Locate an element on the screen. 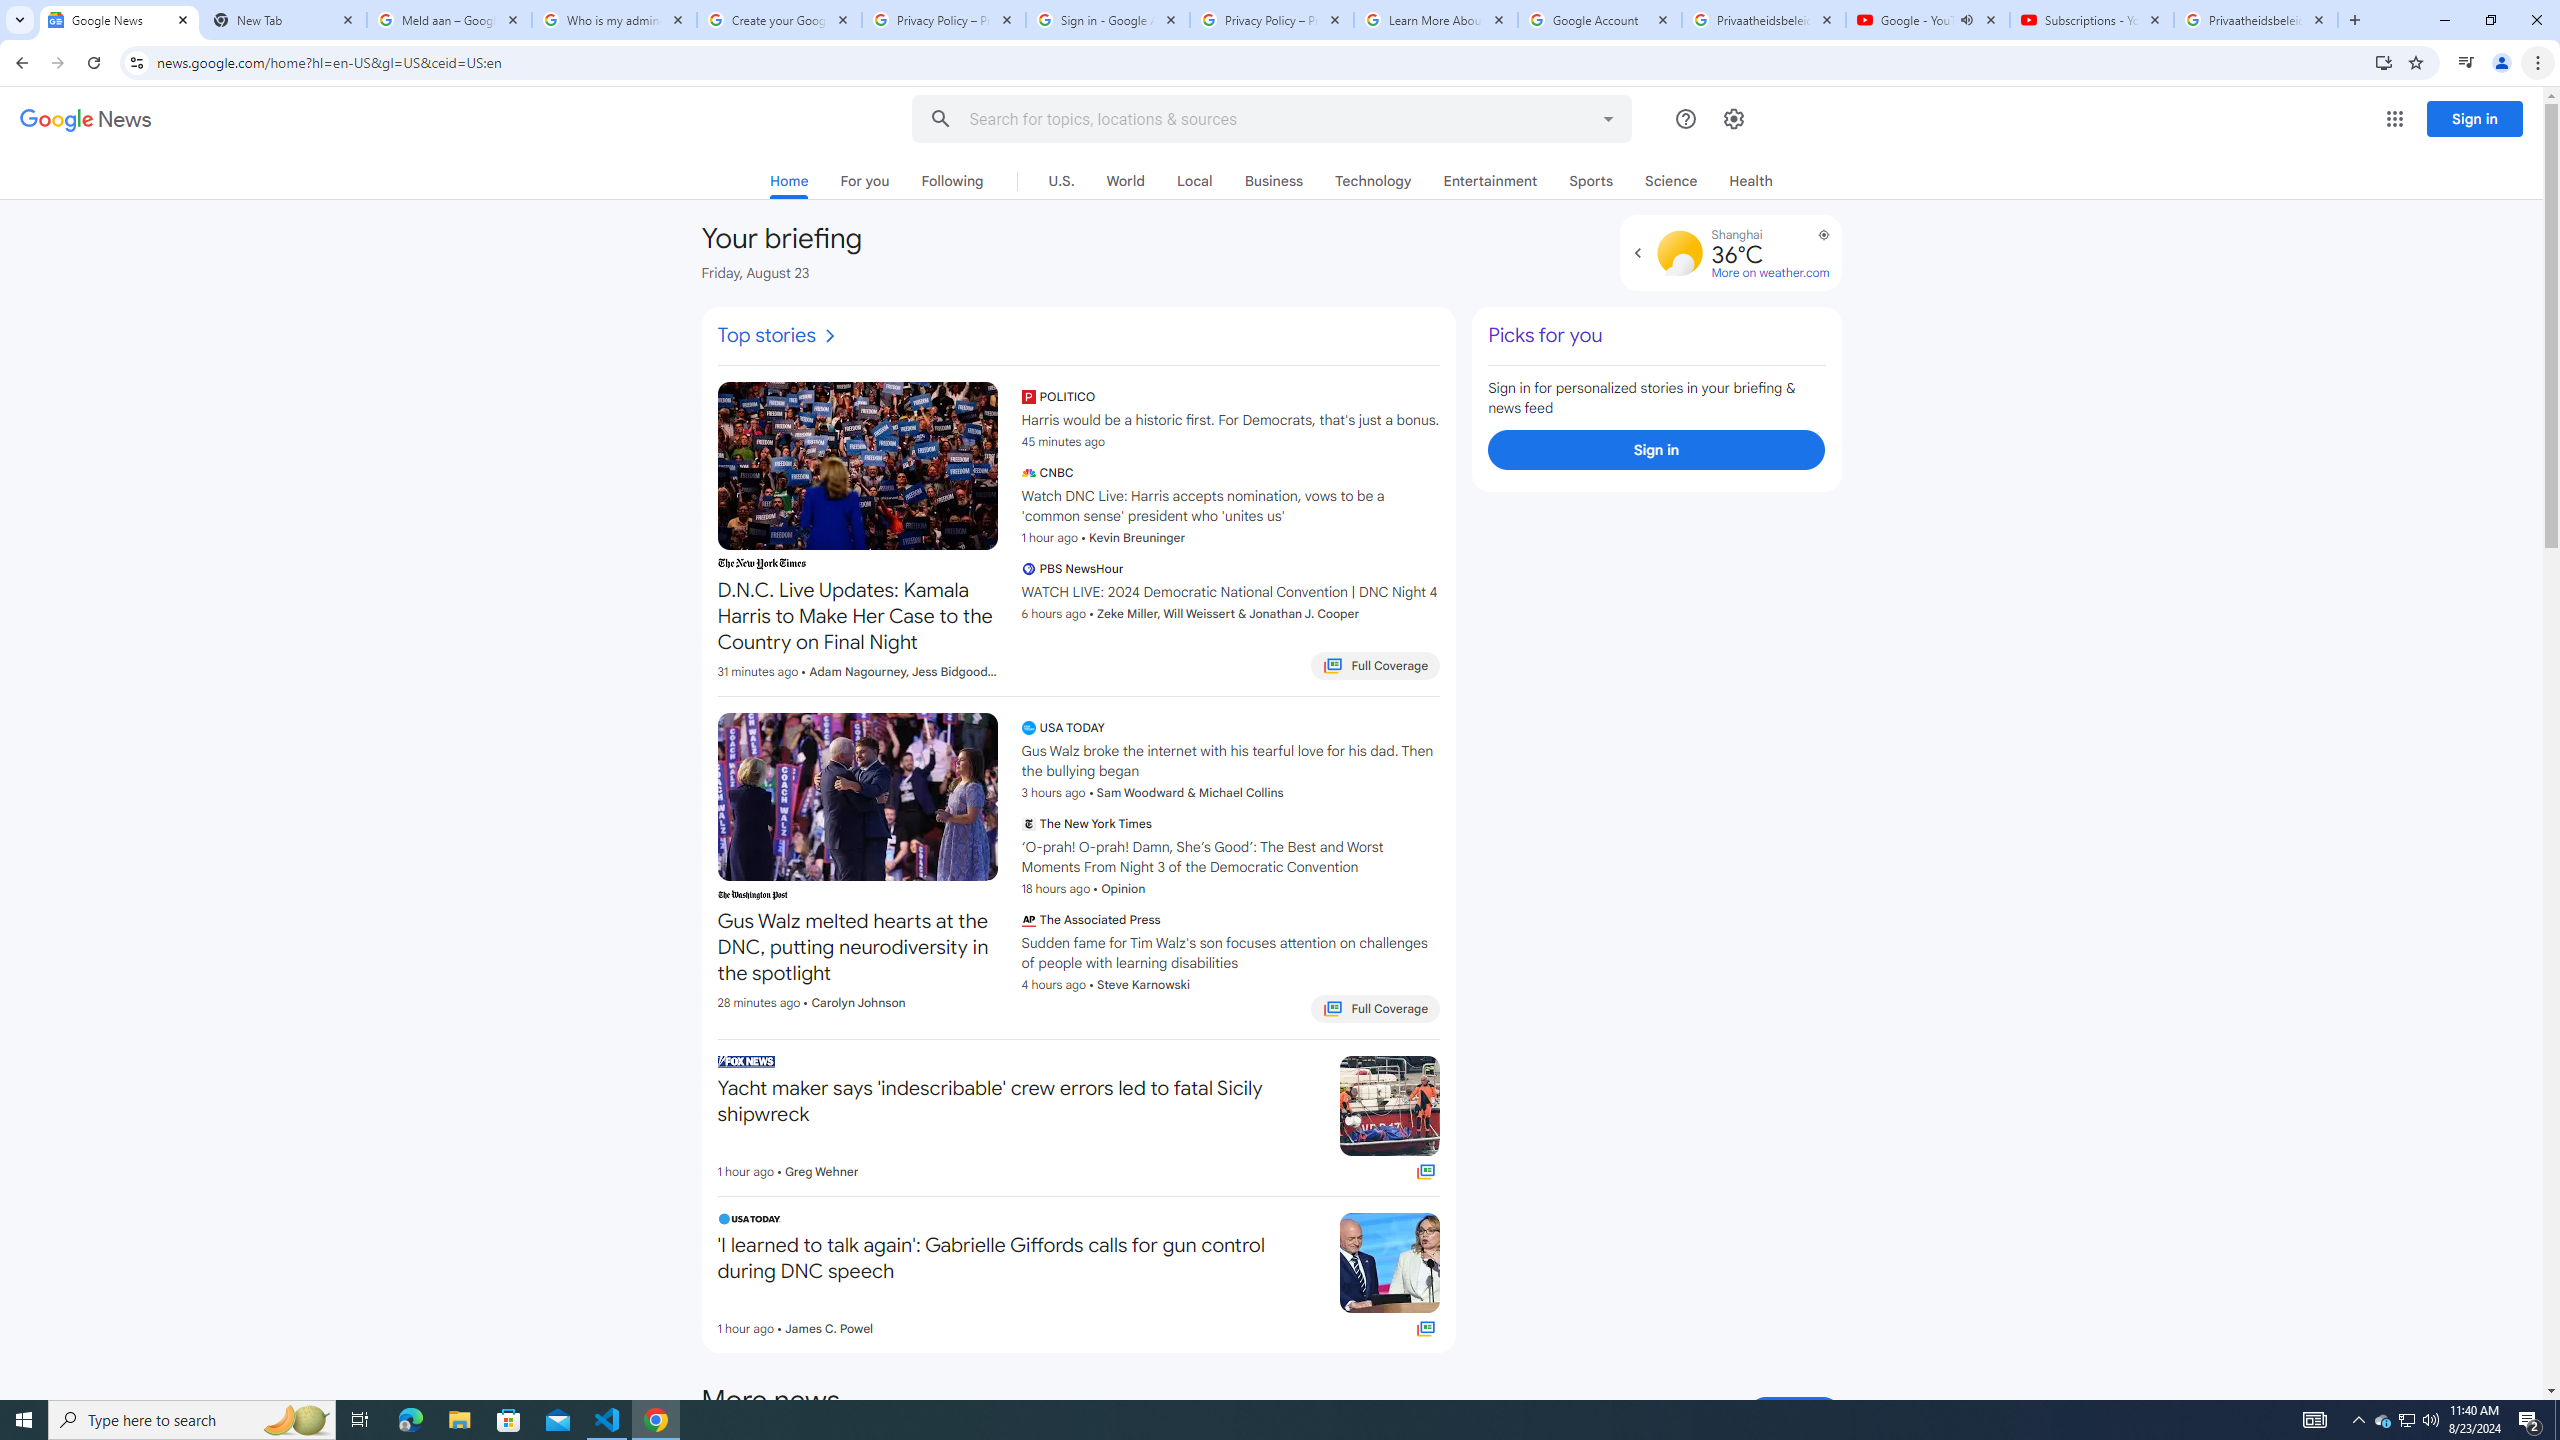  'Subscriptions - YouTube' is located at coordinates (2091, 19).